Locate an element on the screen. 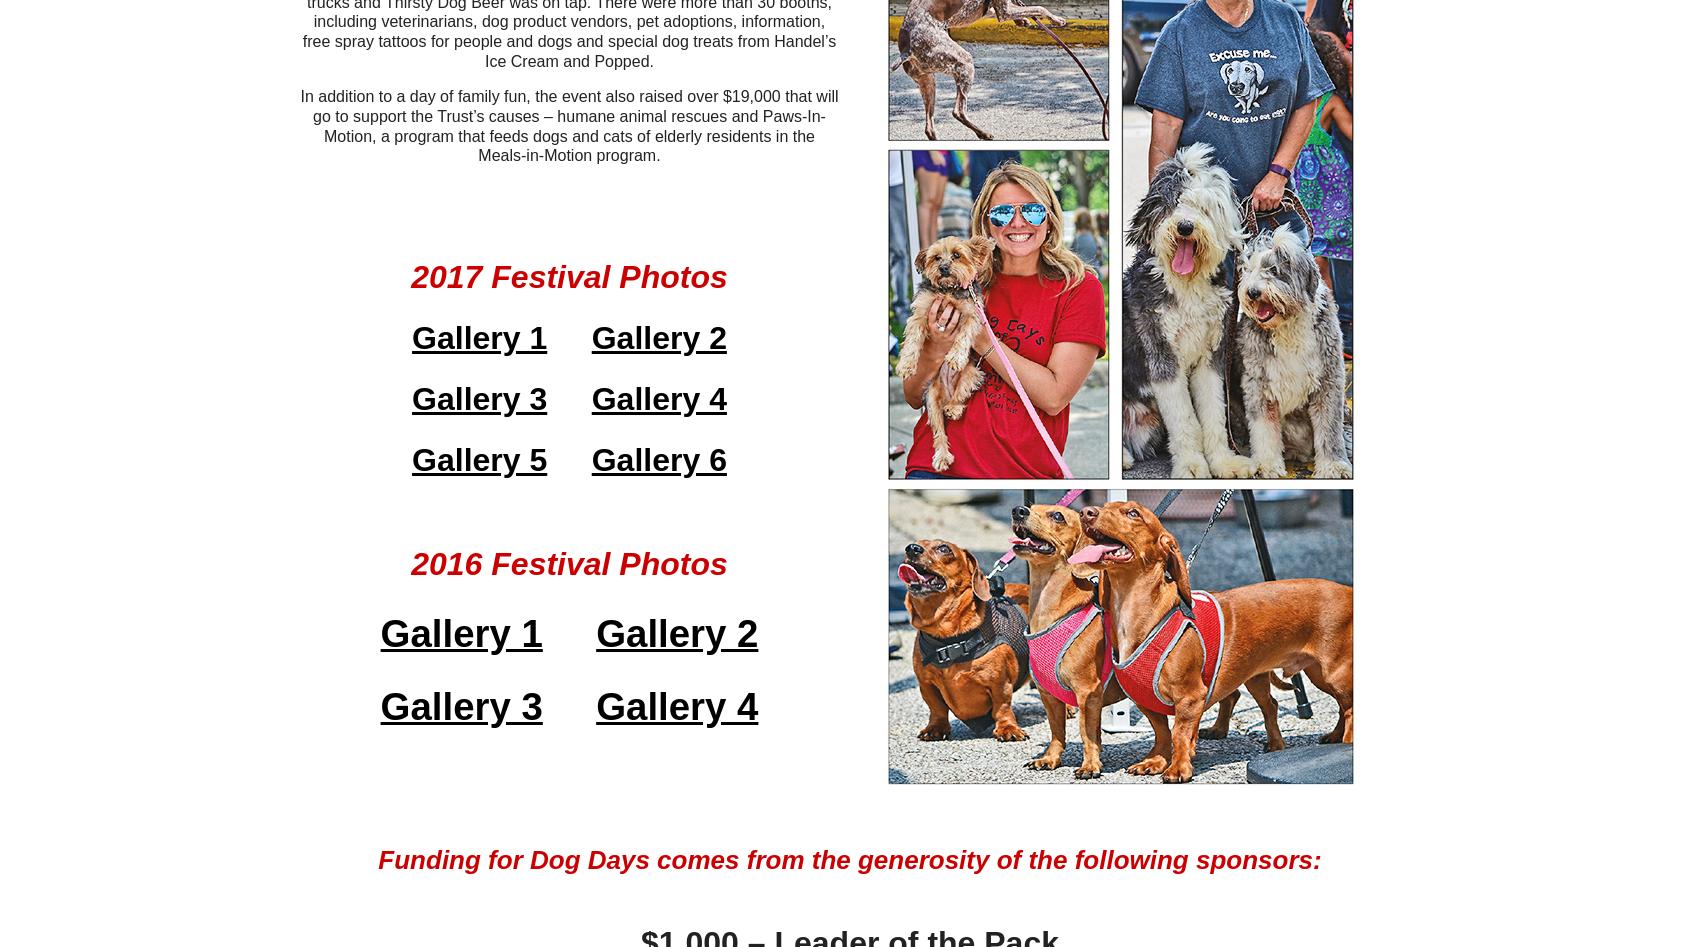  '2016 Festival Photos' is located at coordinates (567, 563).